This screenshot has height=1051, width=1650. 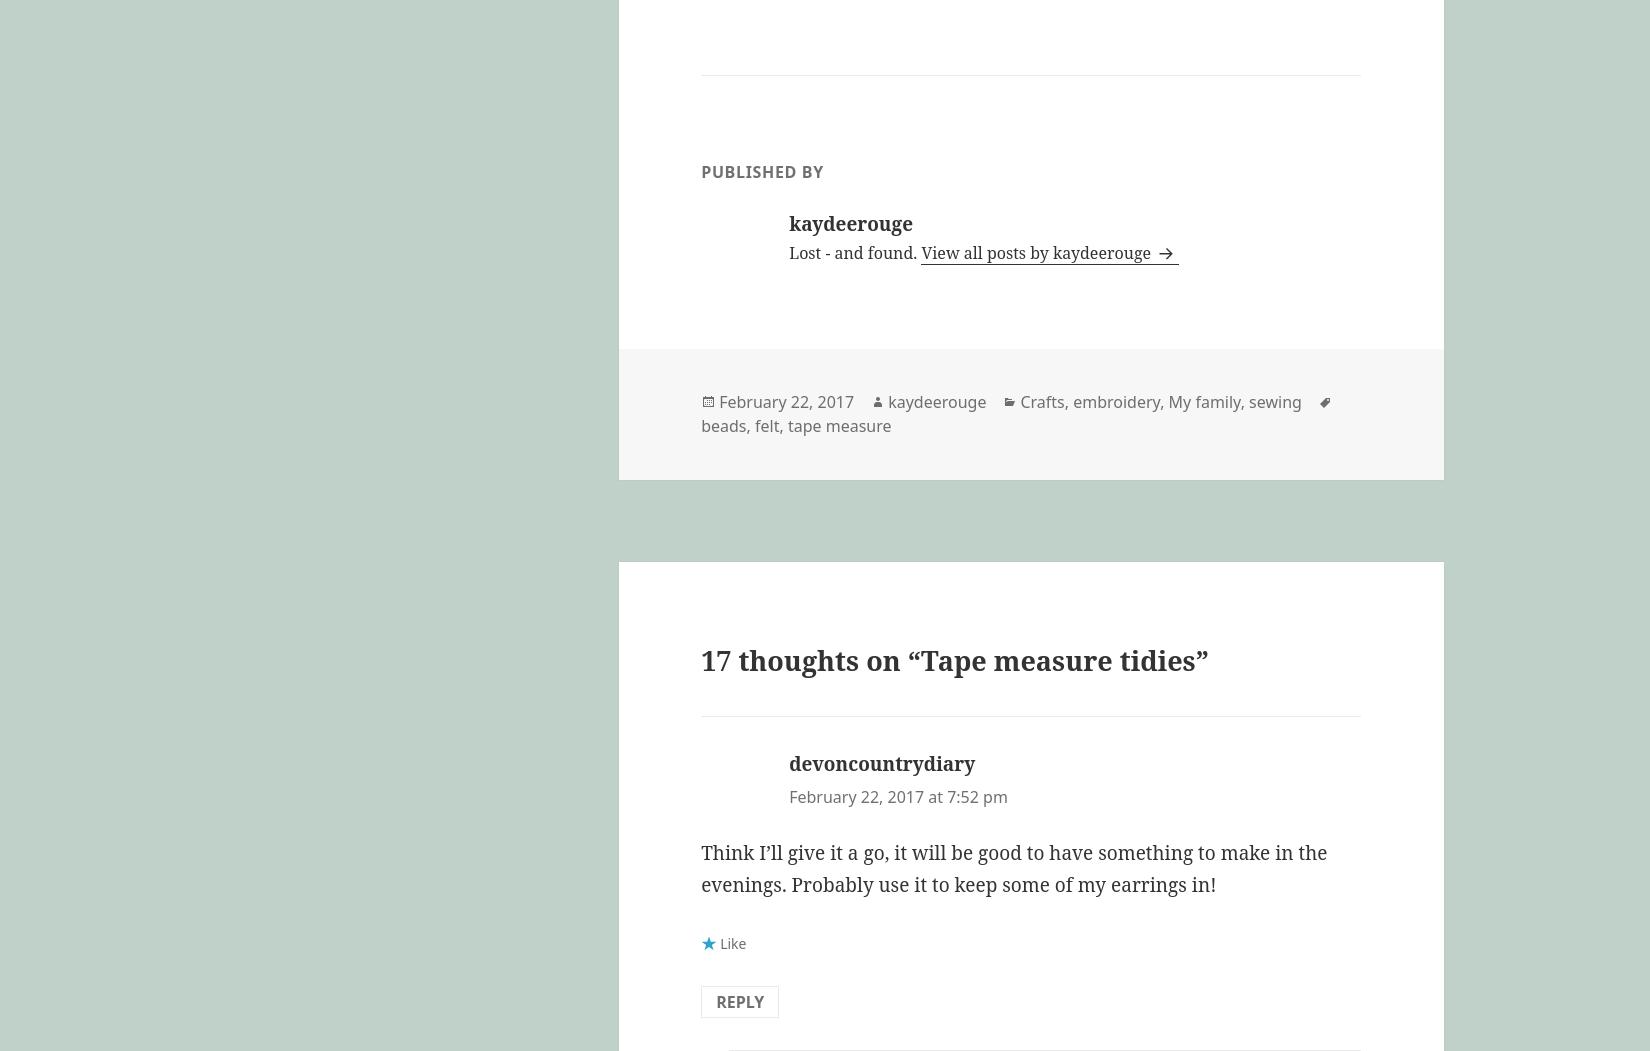 What do you see at coordinates (1273, 401) in the screenshot?
I see `'sewing'` at bounding box center [1273, 401].